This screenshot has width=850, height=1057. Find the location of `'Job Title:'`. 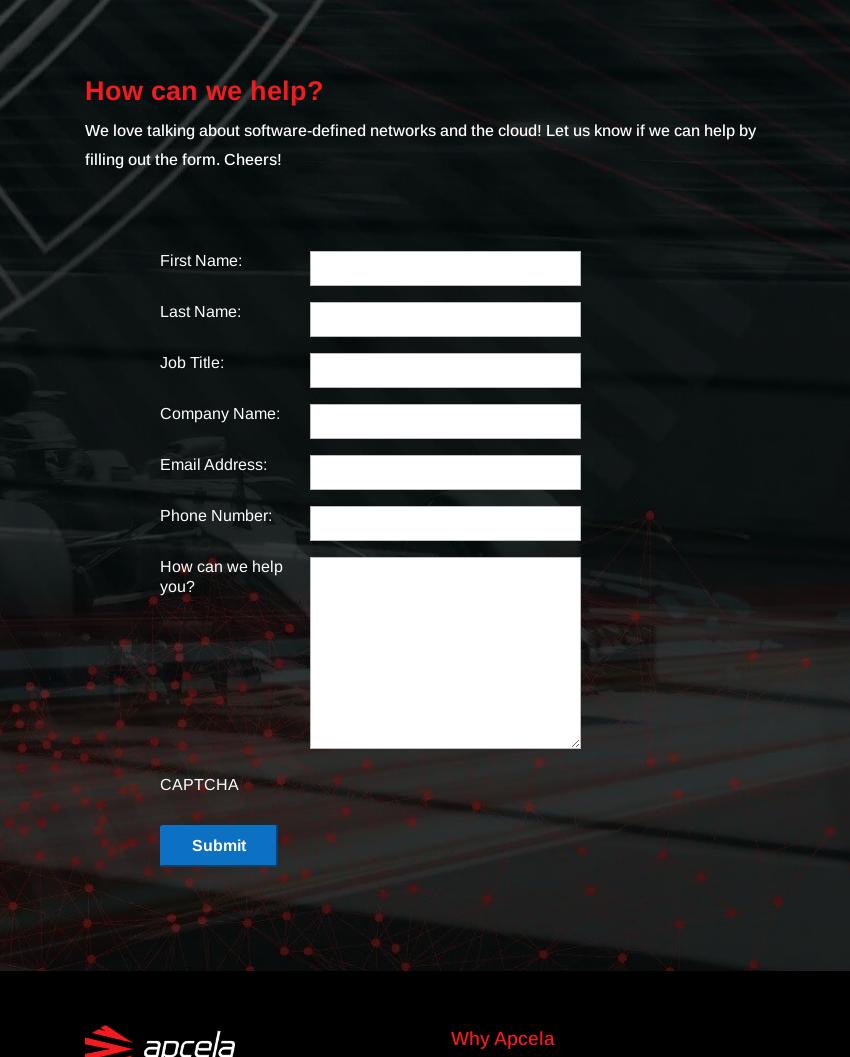

'Job Title:' is located at coordinates (191, 362).